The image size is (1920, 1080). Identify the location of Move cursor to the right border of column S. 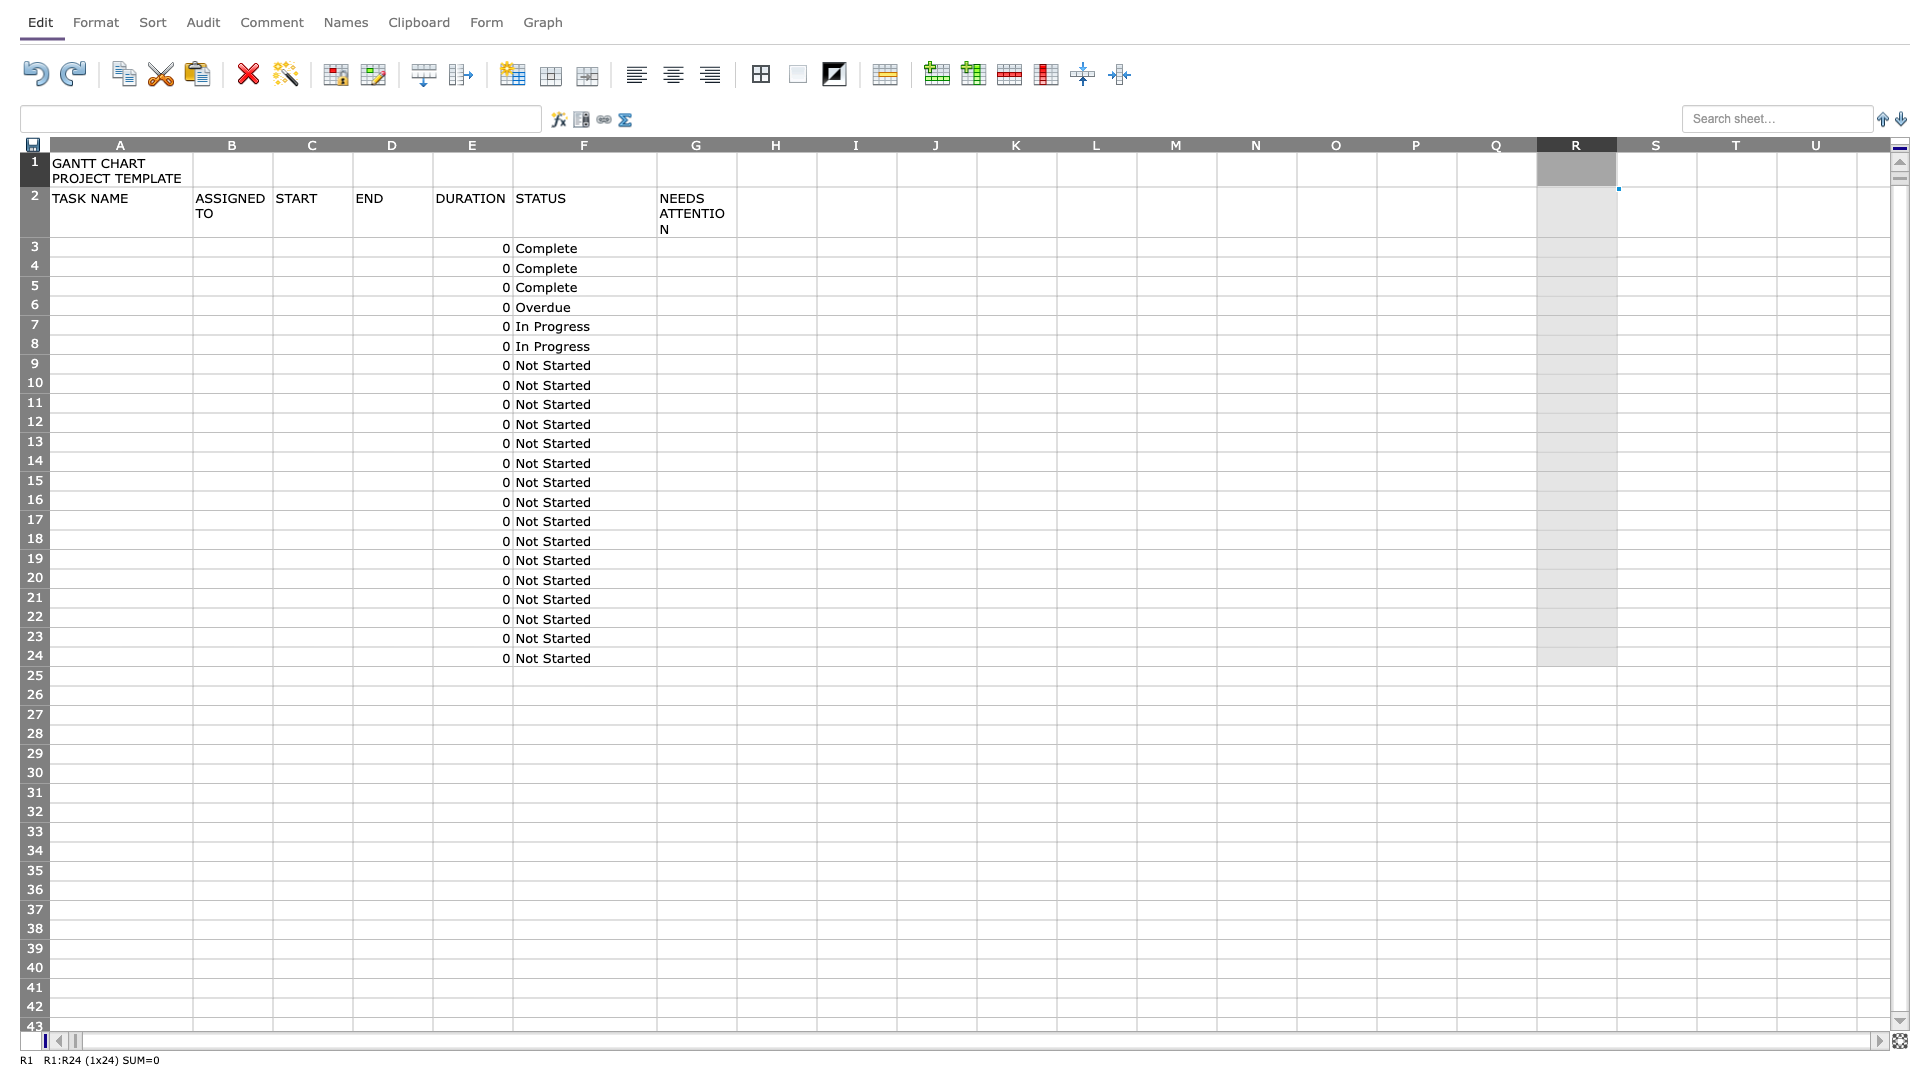
(1696, 143).